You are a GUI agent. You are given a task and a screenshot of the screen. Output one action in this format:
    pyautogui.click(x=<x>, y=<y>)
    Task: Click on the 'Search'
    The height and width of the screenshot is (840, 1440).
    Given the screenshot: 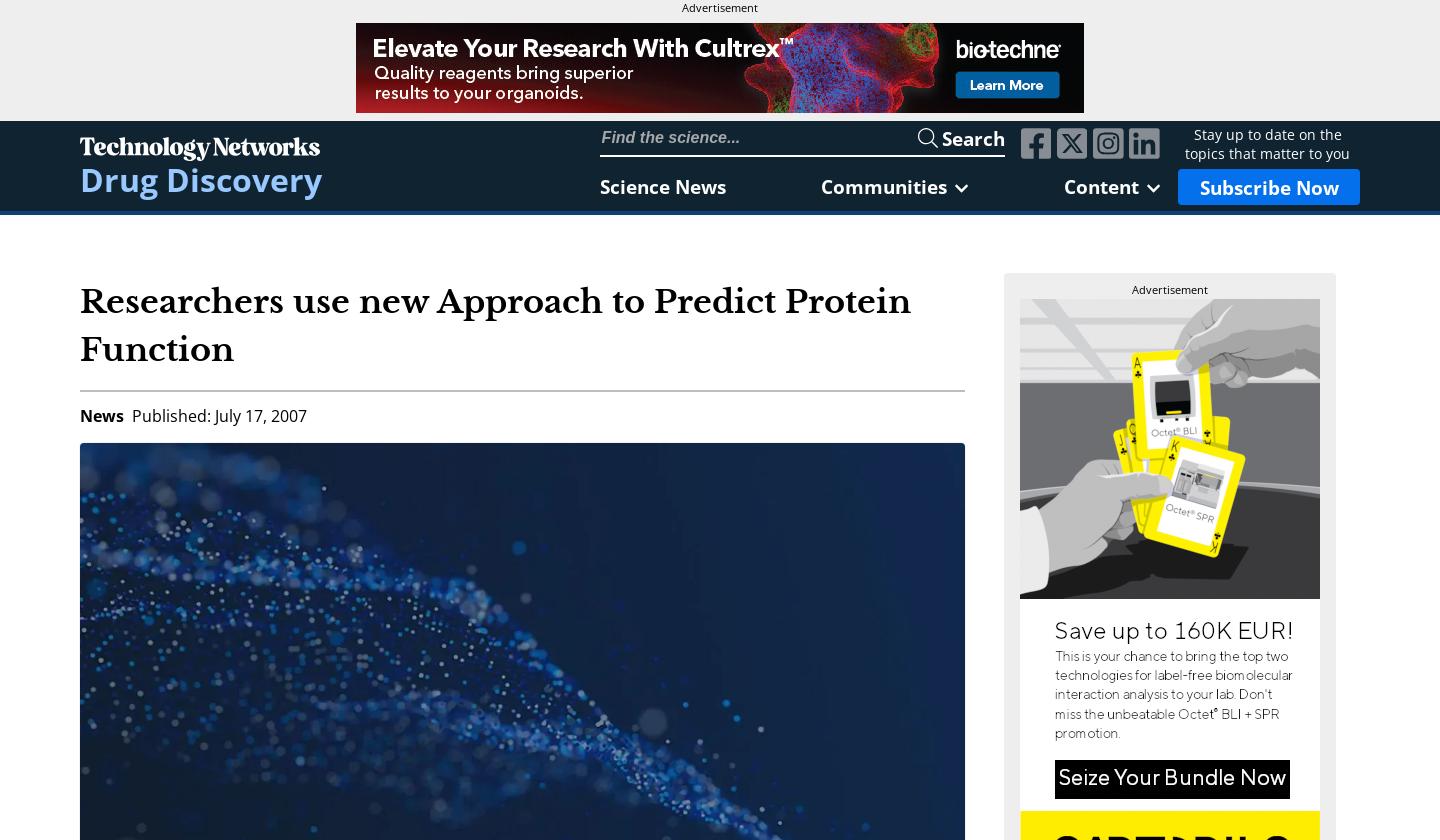 What is the action you would take?
    pyautogui.click(x=971, y=137)
    